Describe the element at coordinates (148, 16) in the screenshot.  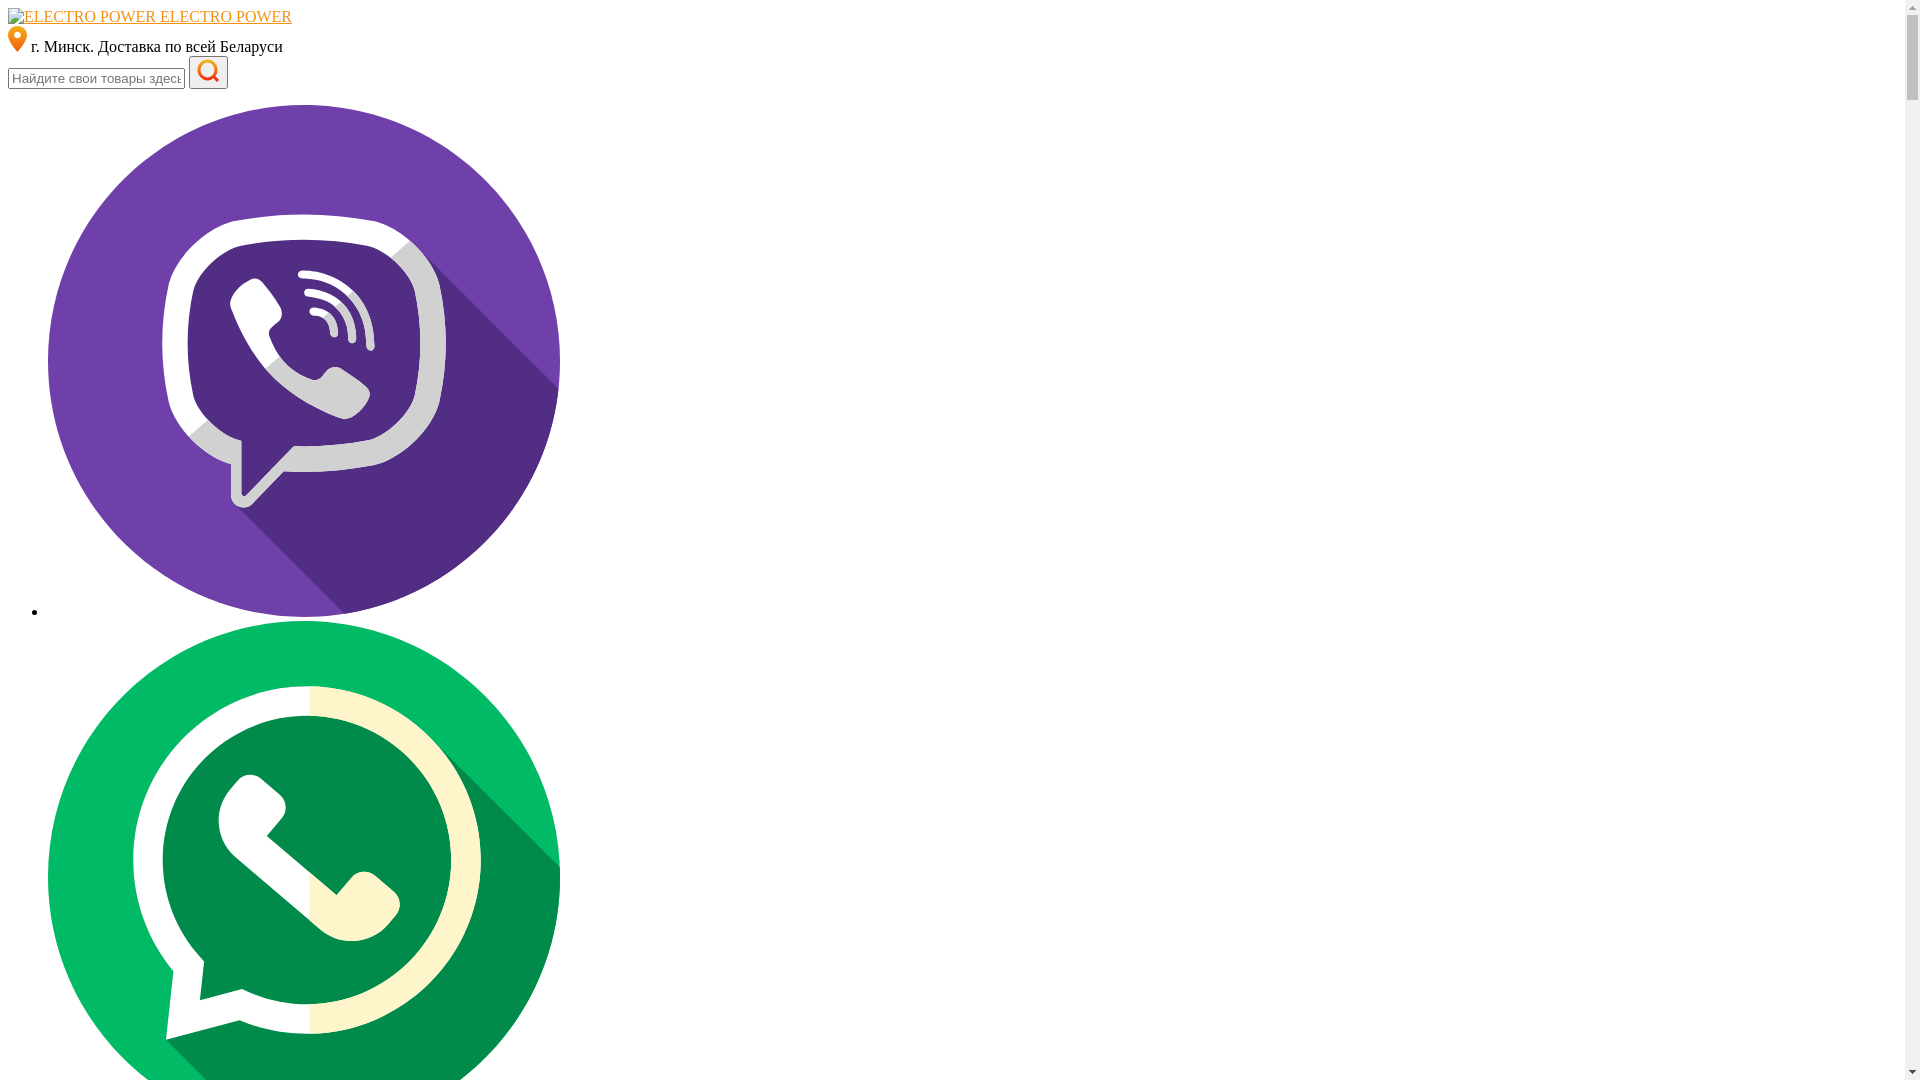
I see `'ELECTRO POWER'` at that location.